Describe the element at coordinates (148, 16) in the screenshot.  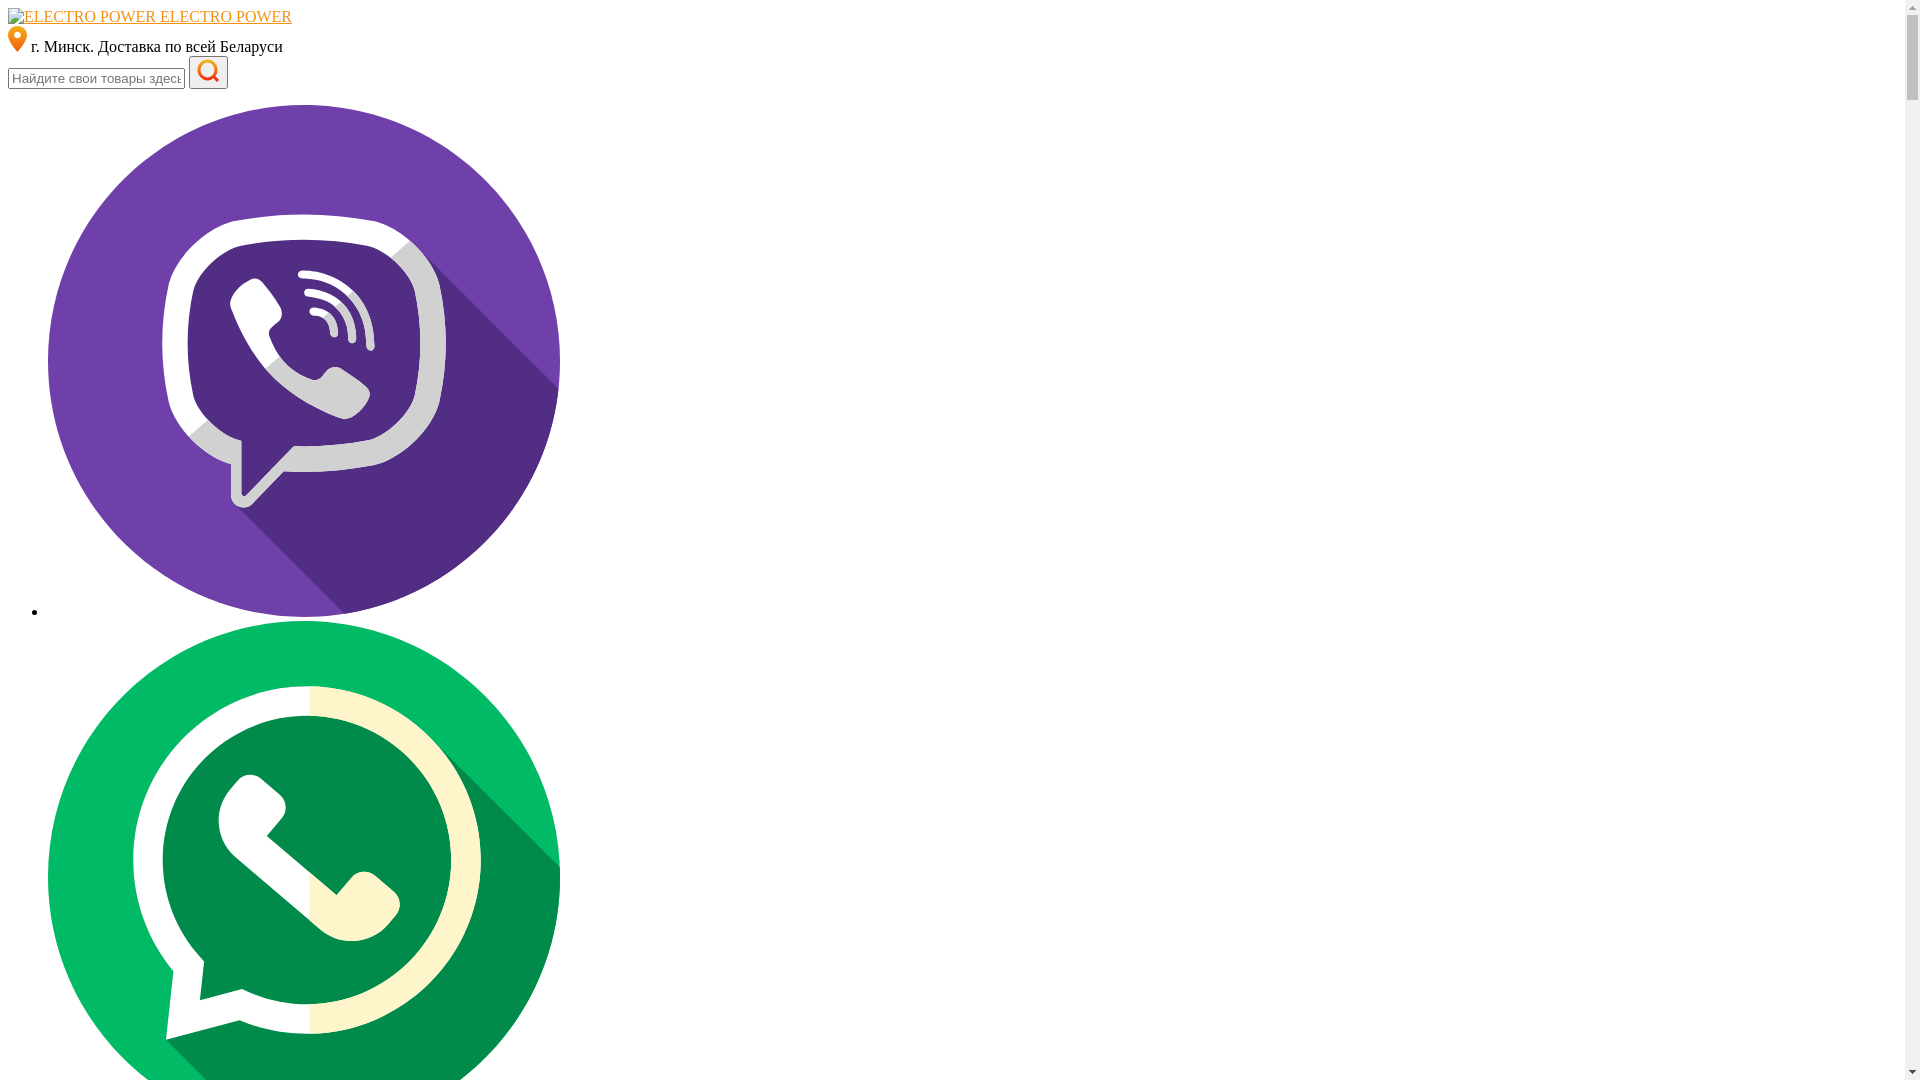
I see `'ELECTRO POWER'` at that location.